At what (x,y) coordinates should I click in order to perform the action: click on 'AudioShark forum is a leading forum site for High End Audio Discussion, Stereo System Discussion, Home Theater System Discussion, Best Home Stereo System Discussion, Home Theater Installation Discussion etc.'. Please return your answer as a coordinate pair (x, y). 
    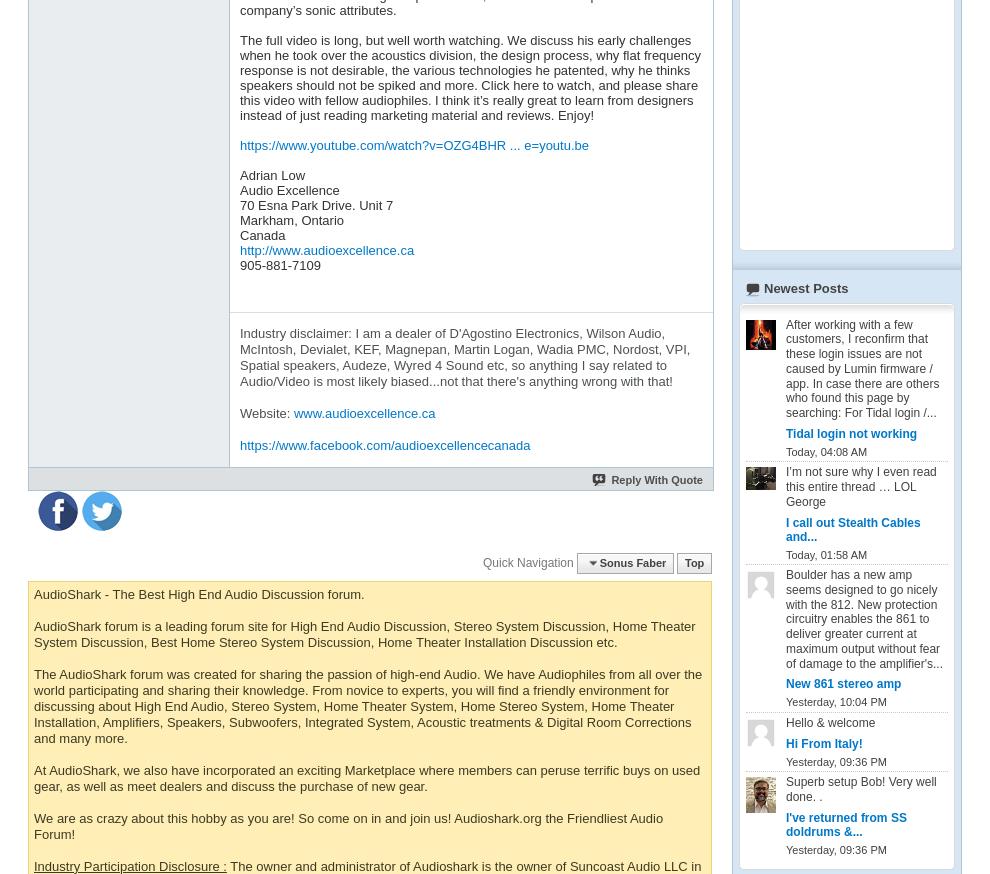
    Looking at the image, I should click on (32, 632).